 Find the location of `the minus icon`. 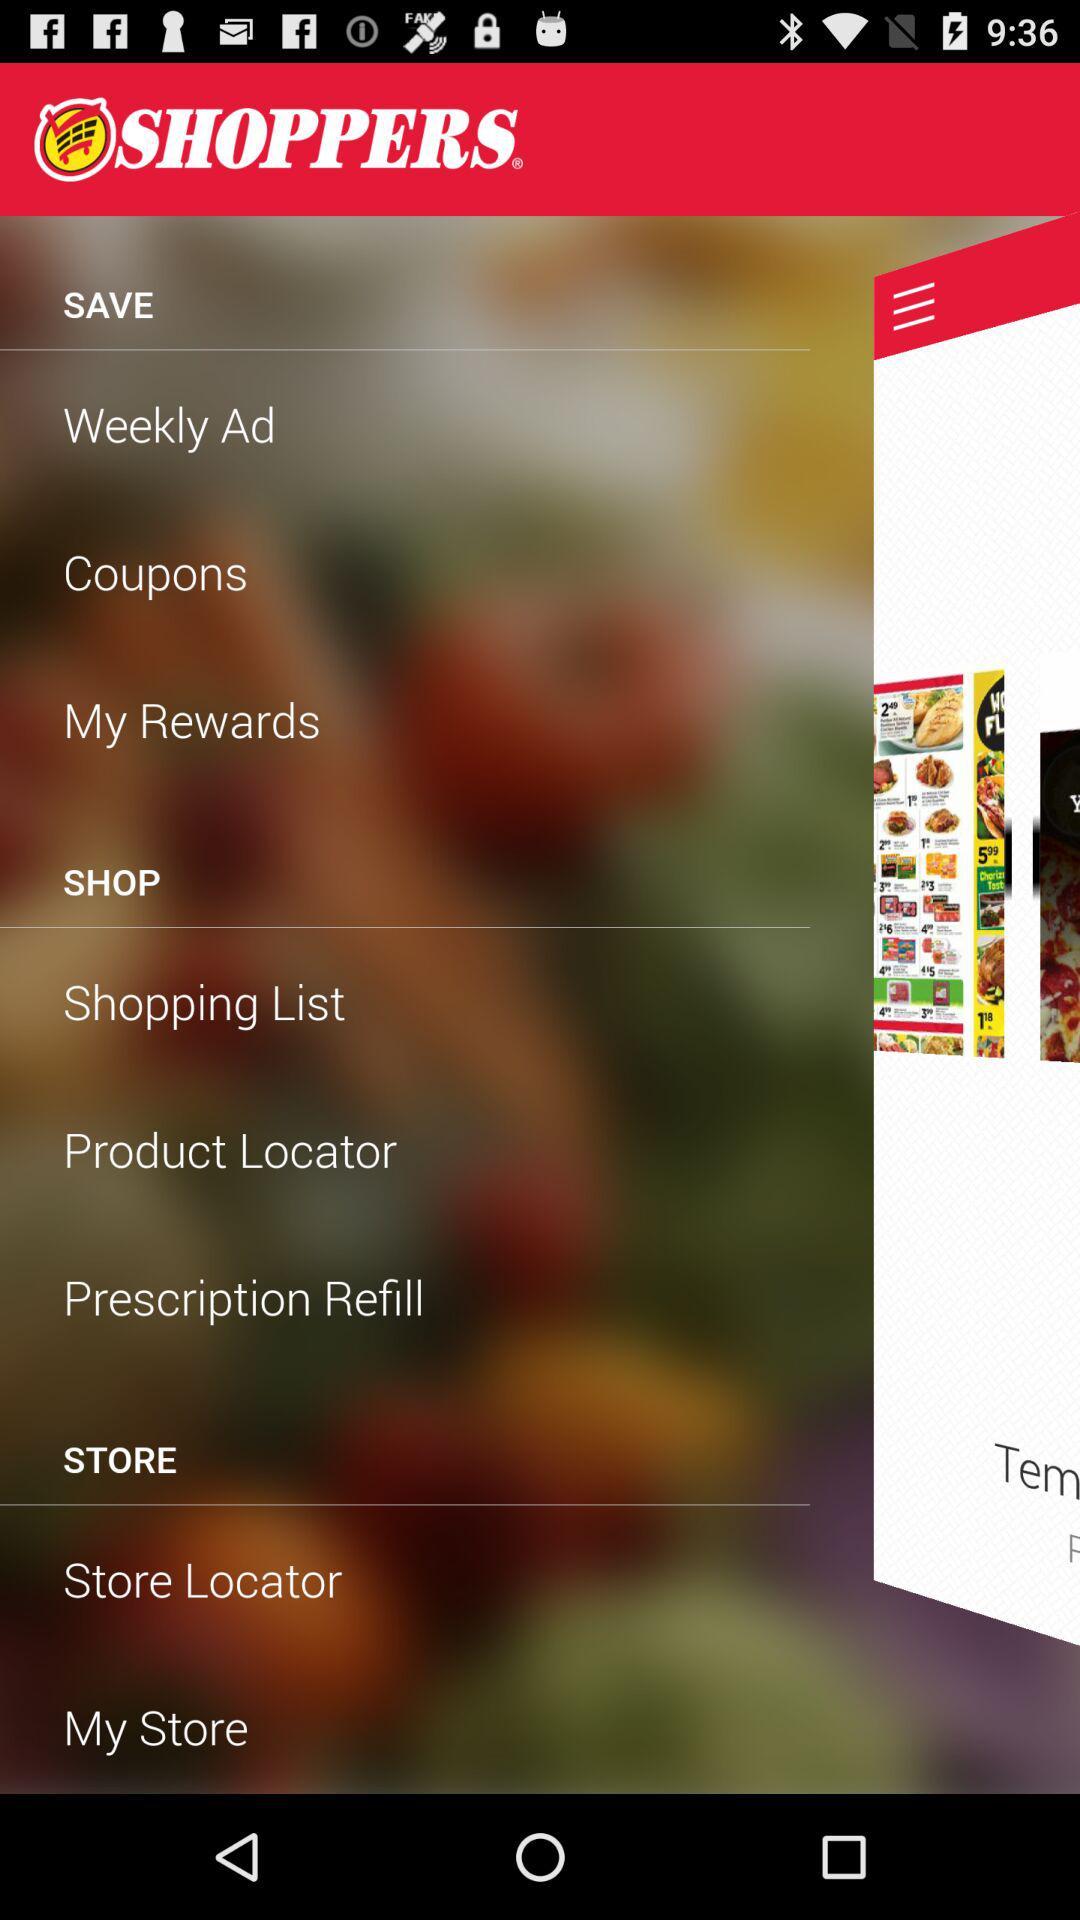

the minus icon is located at coordinates (1012, 917).